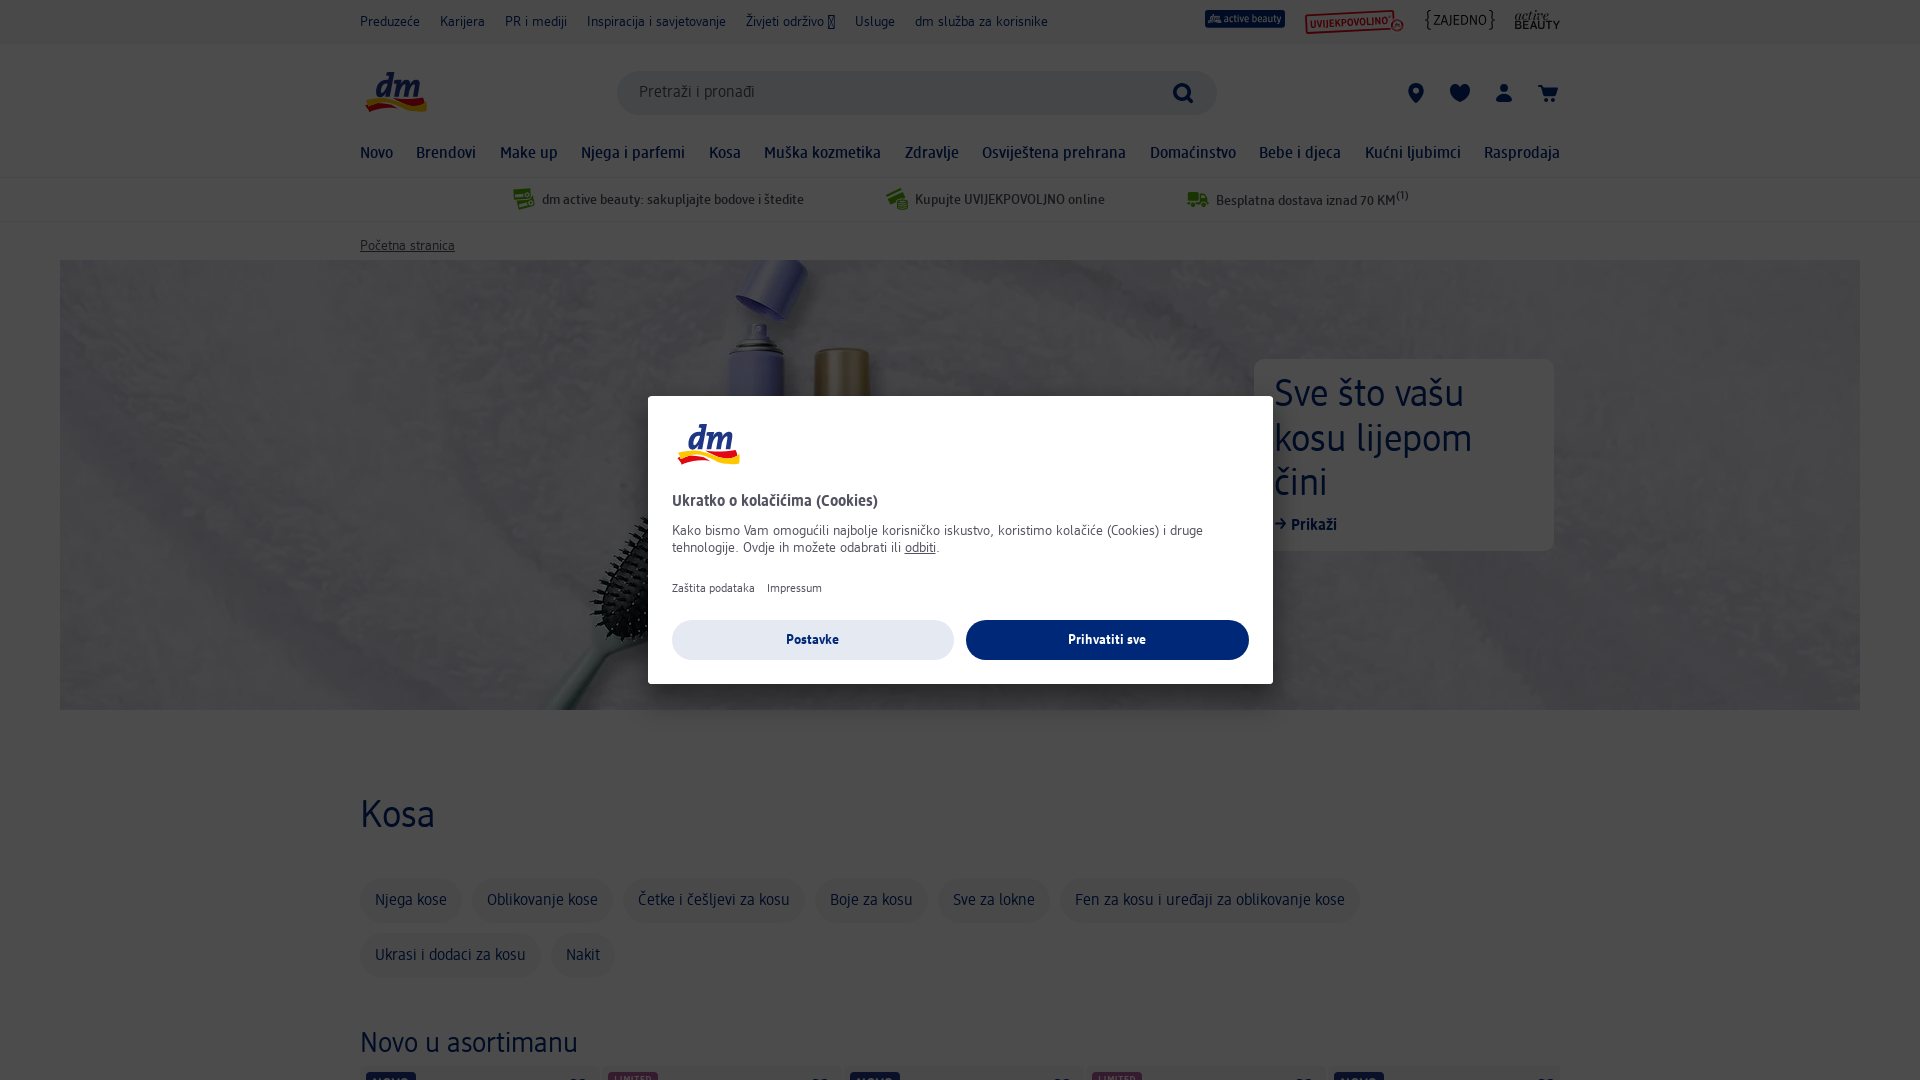 The width and height of the screenshot is (1920, 1080). Describe the element at coordinates (1547, 92) in the screenshot. I see `'Korpa'` at that location.